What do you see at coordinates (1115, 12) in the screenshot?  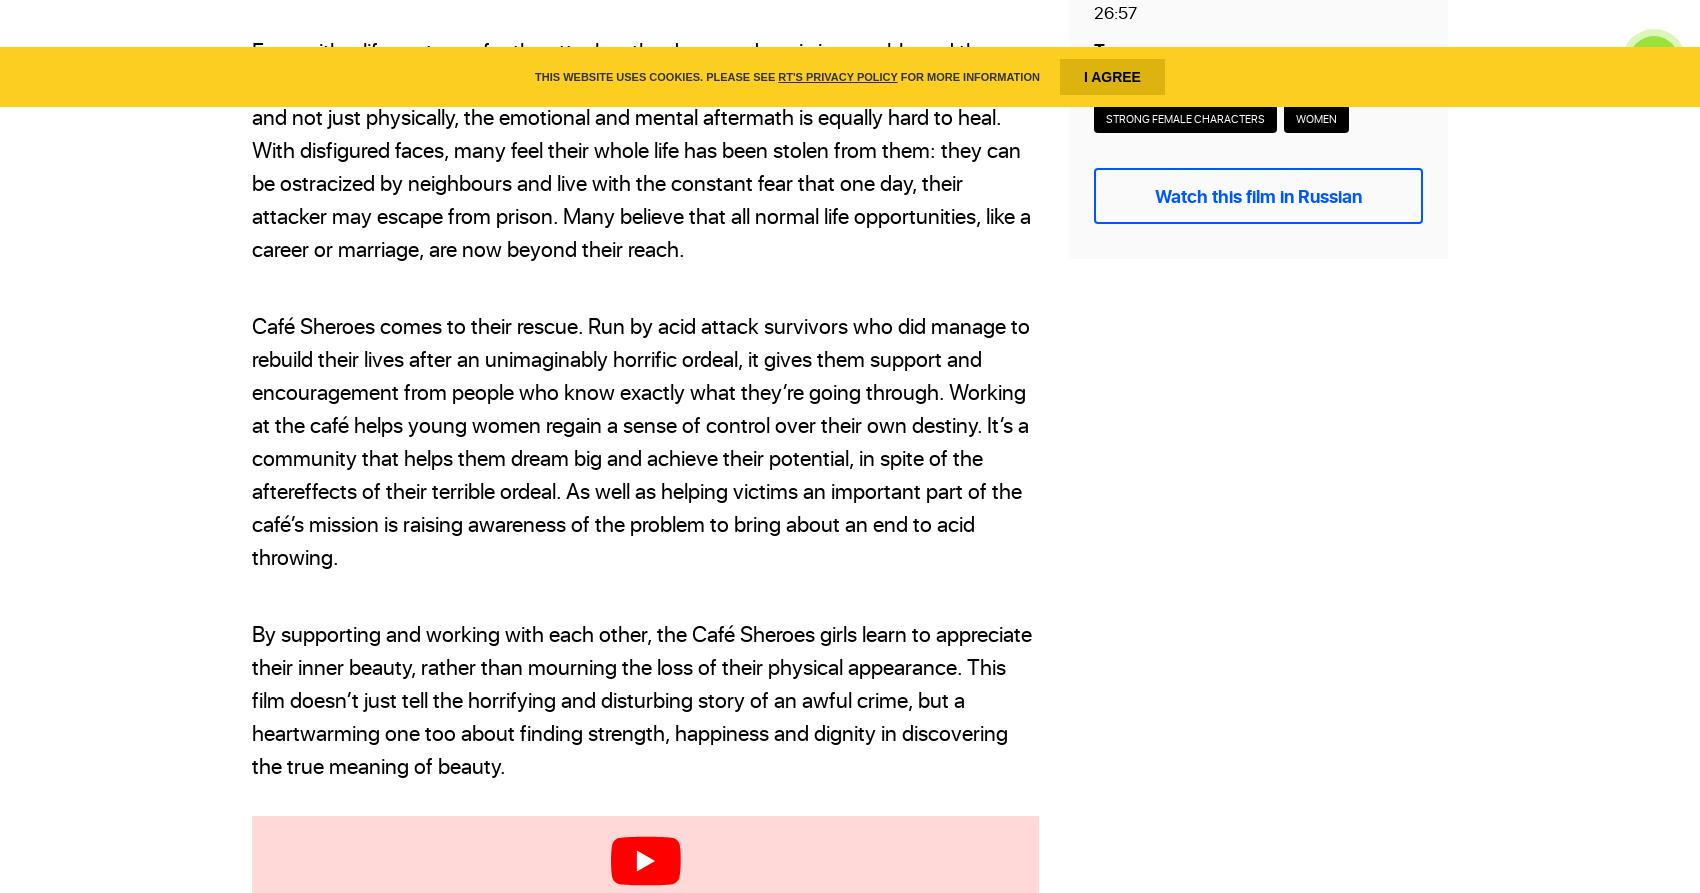 I see `'26:57'` at bounding box center [1115, 12].